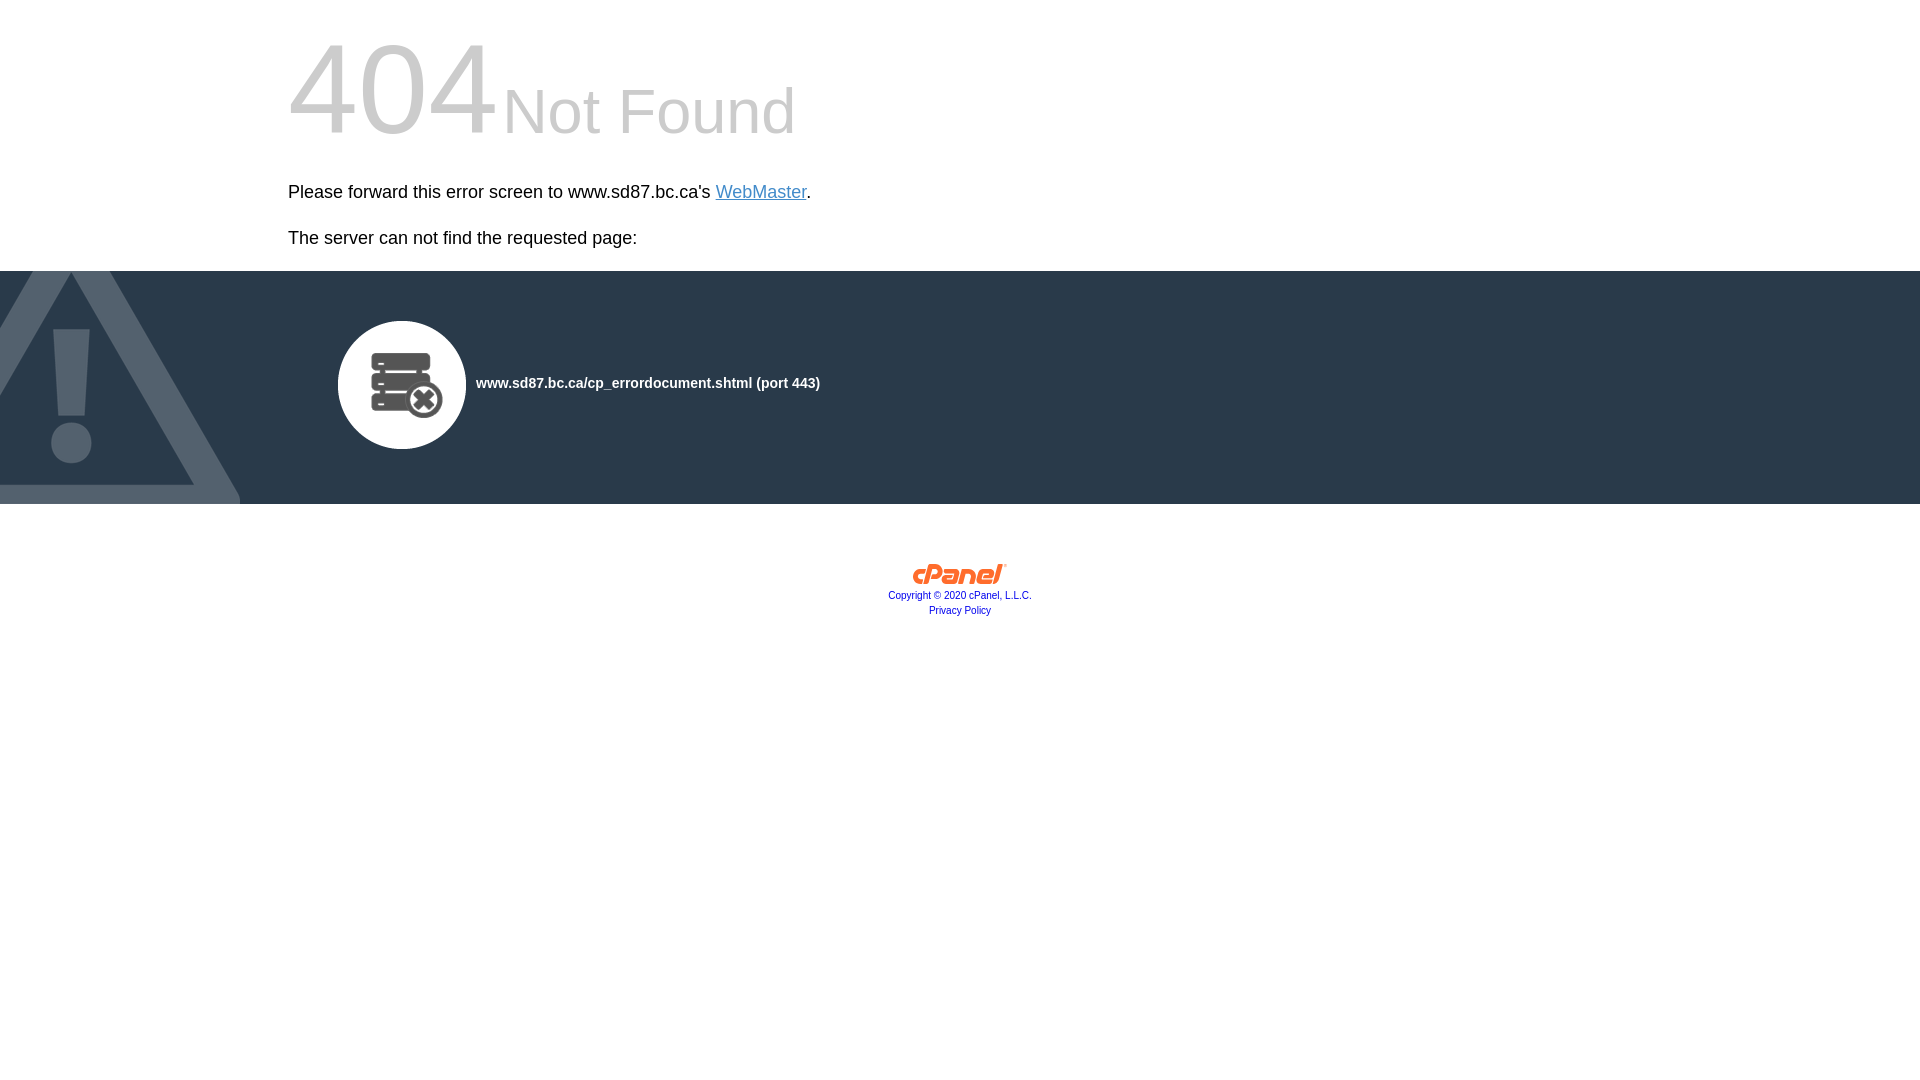 This screenshot has width=1920, height=1080. What do you see at coordinates (960, 578) in the screenshot?
I see `'cPanel, Inc.'` at bounding box center [960, 578].